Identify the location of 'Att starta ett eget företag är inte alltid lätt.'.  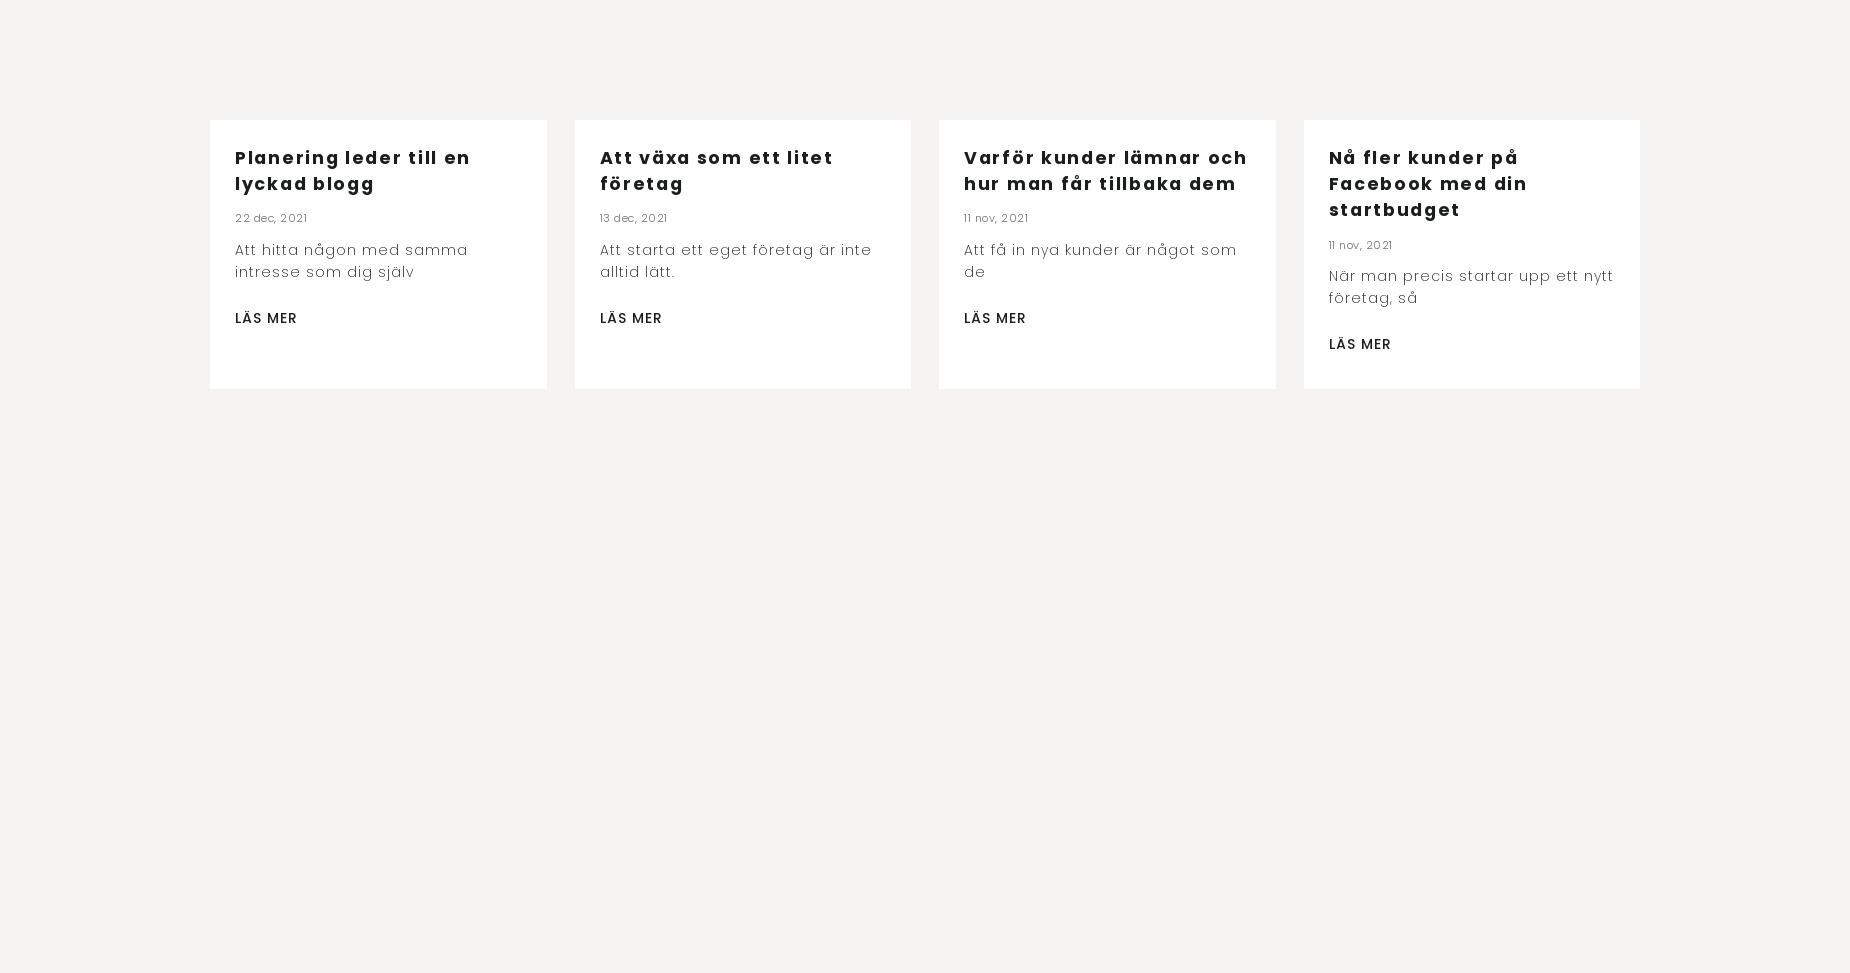
(735, 258).